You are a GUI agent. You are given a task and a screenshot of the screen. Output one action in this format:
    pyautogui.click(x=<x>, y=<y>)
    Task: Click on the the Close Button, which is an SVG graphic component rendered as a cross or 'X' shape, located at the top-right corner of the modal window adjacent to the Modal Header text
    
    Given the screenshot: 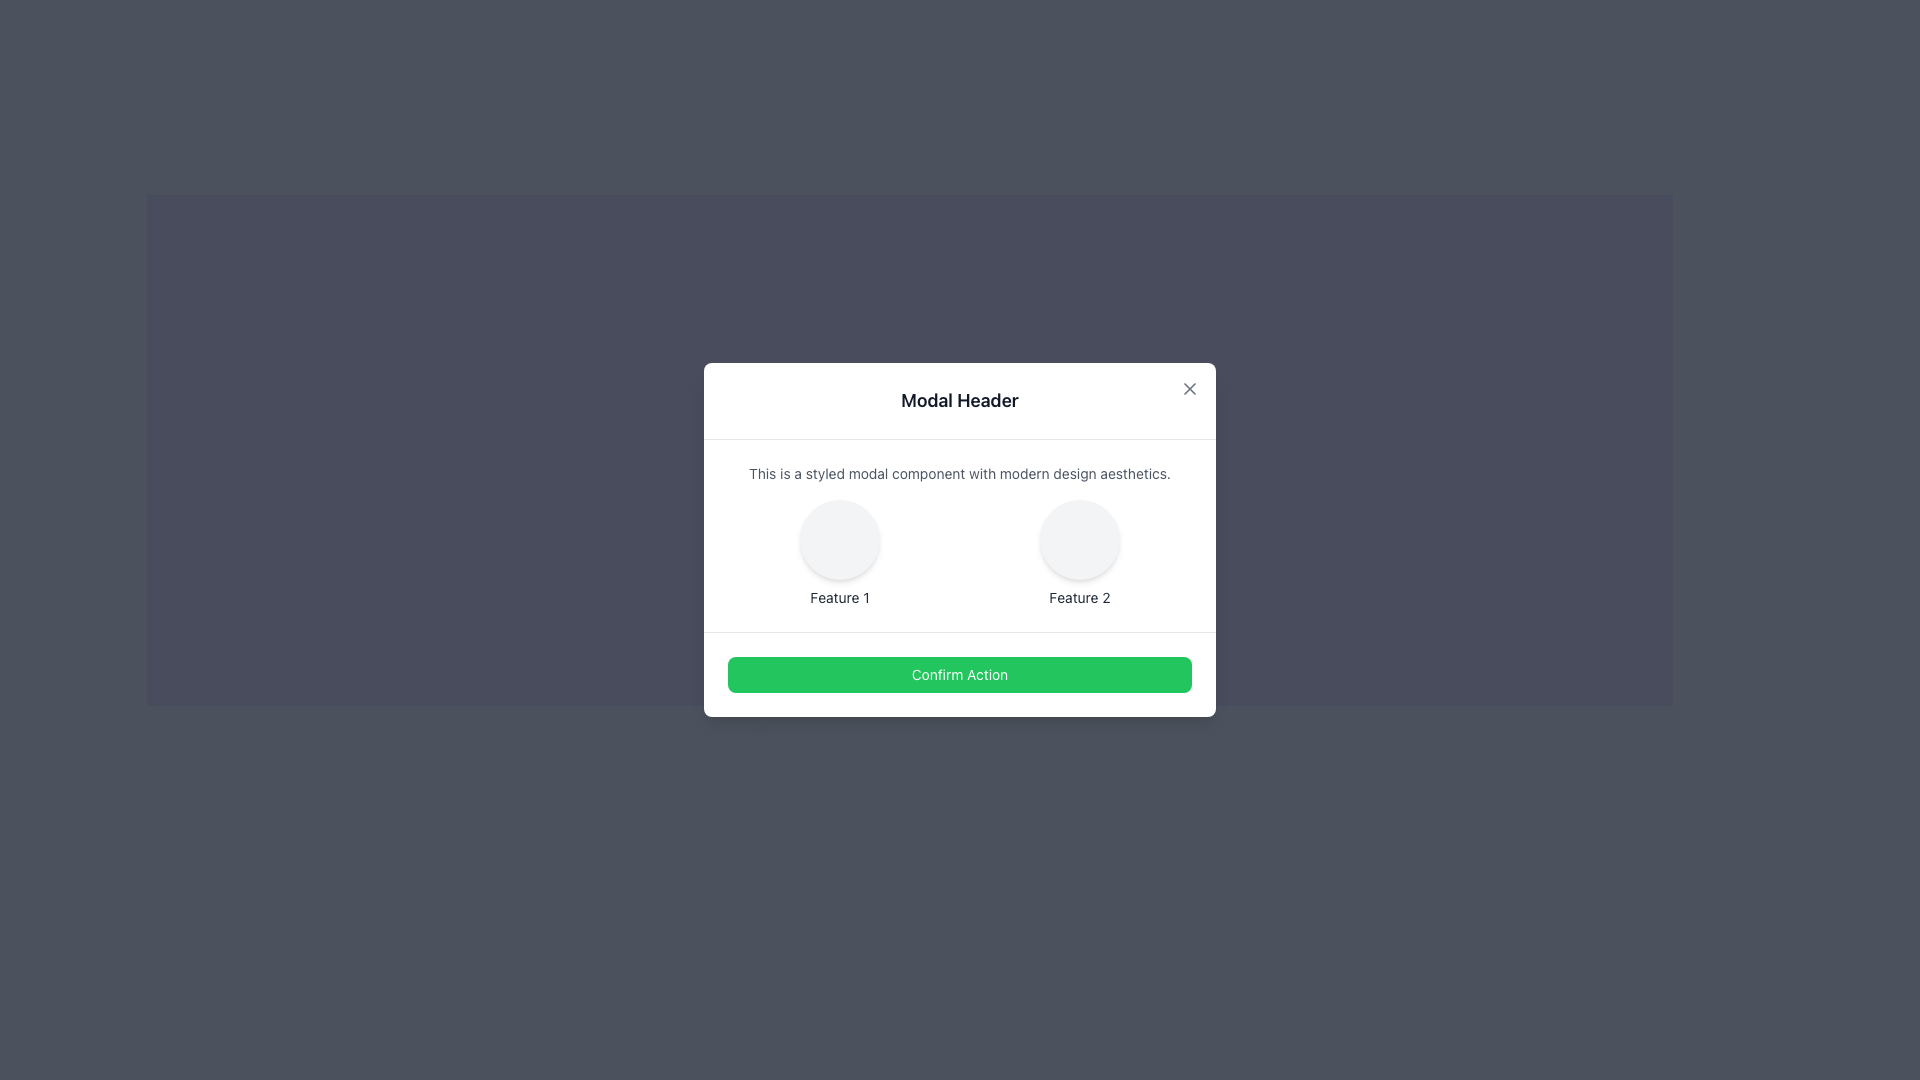 What is the action you would take?
    pyautogui.click(x=1190, y=389)
    